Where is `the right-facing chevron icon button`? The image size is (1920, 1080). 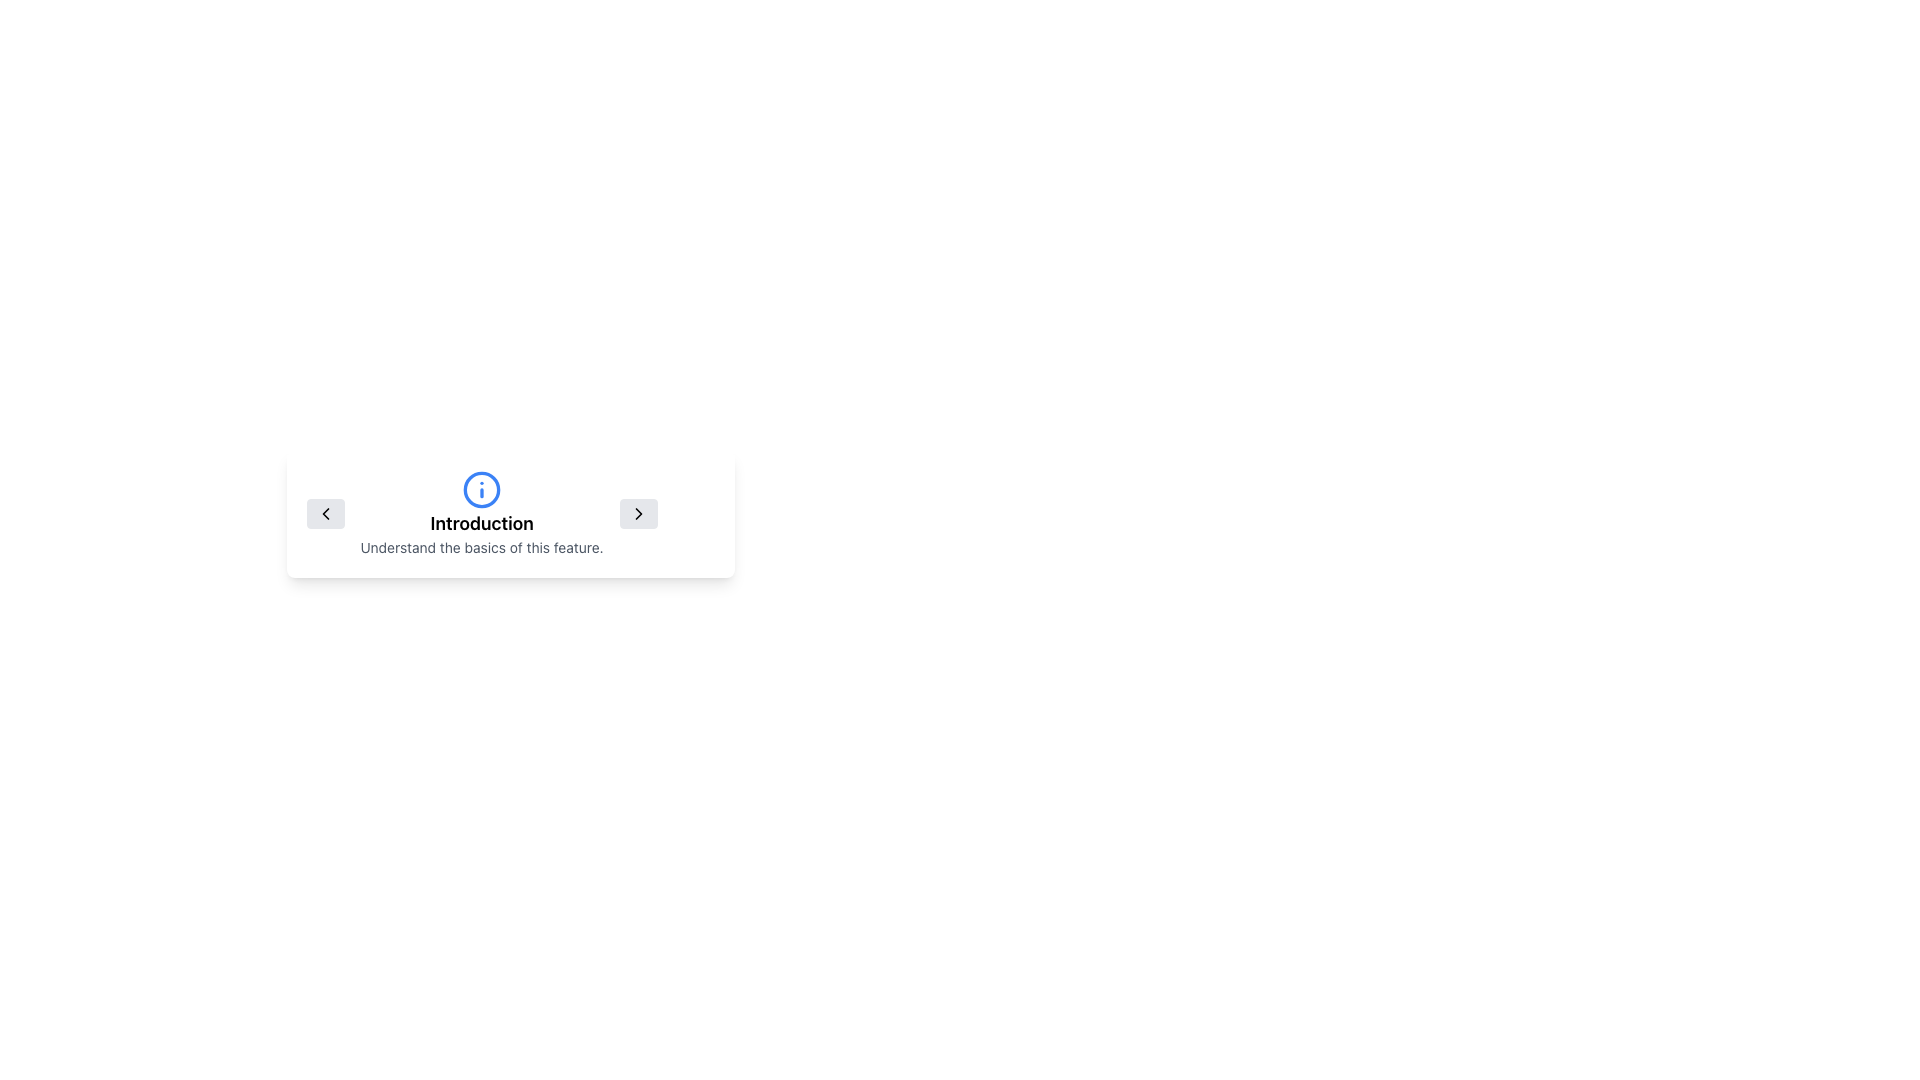 the right-facing chevron icon button is located at coordinates (637, 512).